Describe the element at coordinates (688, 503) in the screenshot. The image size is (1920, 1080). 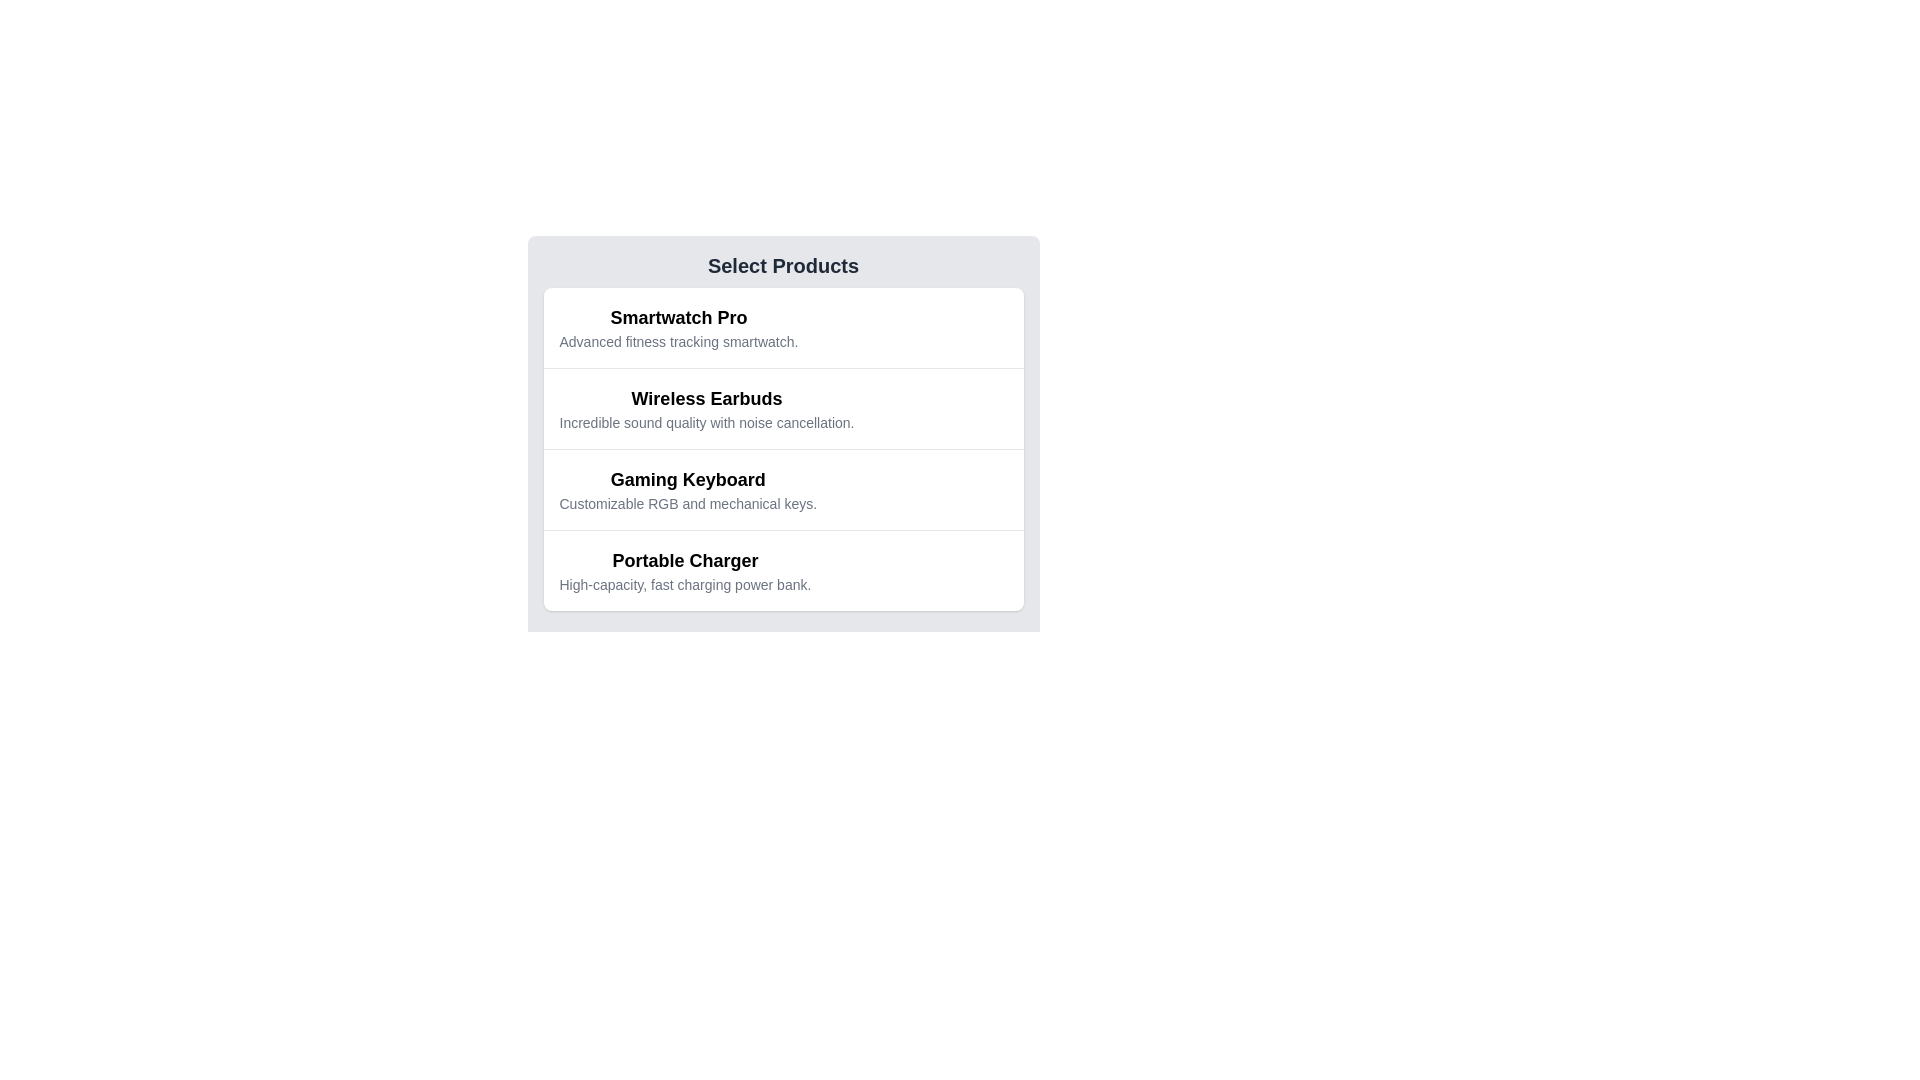
I see `the text element containing 'Customizable RGB and mechanical keys.', which is styled in gray and located below the 'Gaming Keyboard' title in the vertical product list` at that location.